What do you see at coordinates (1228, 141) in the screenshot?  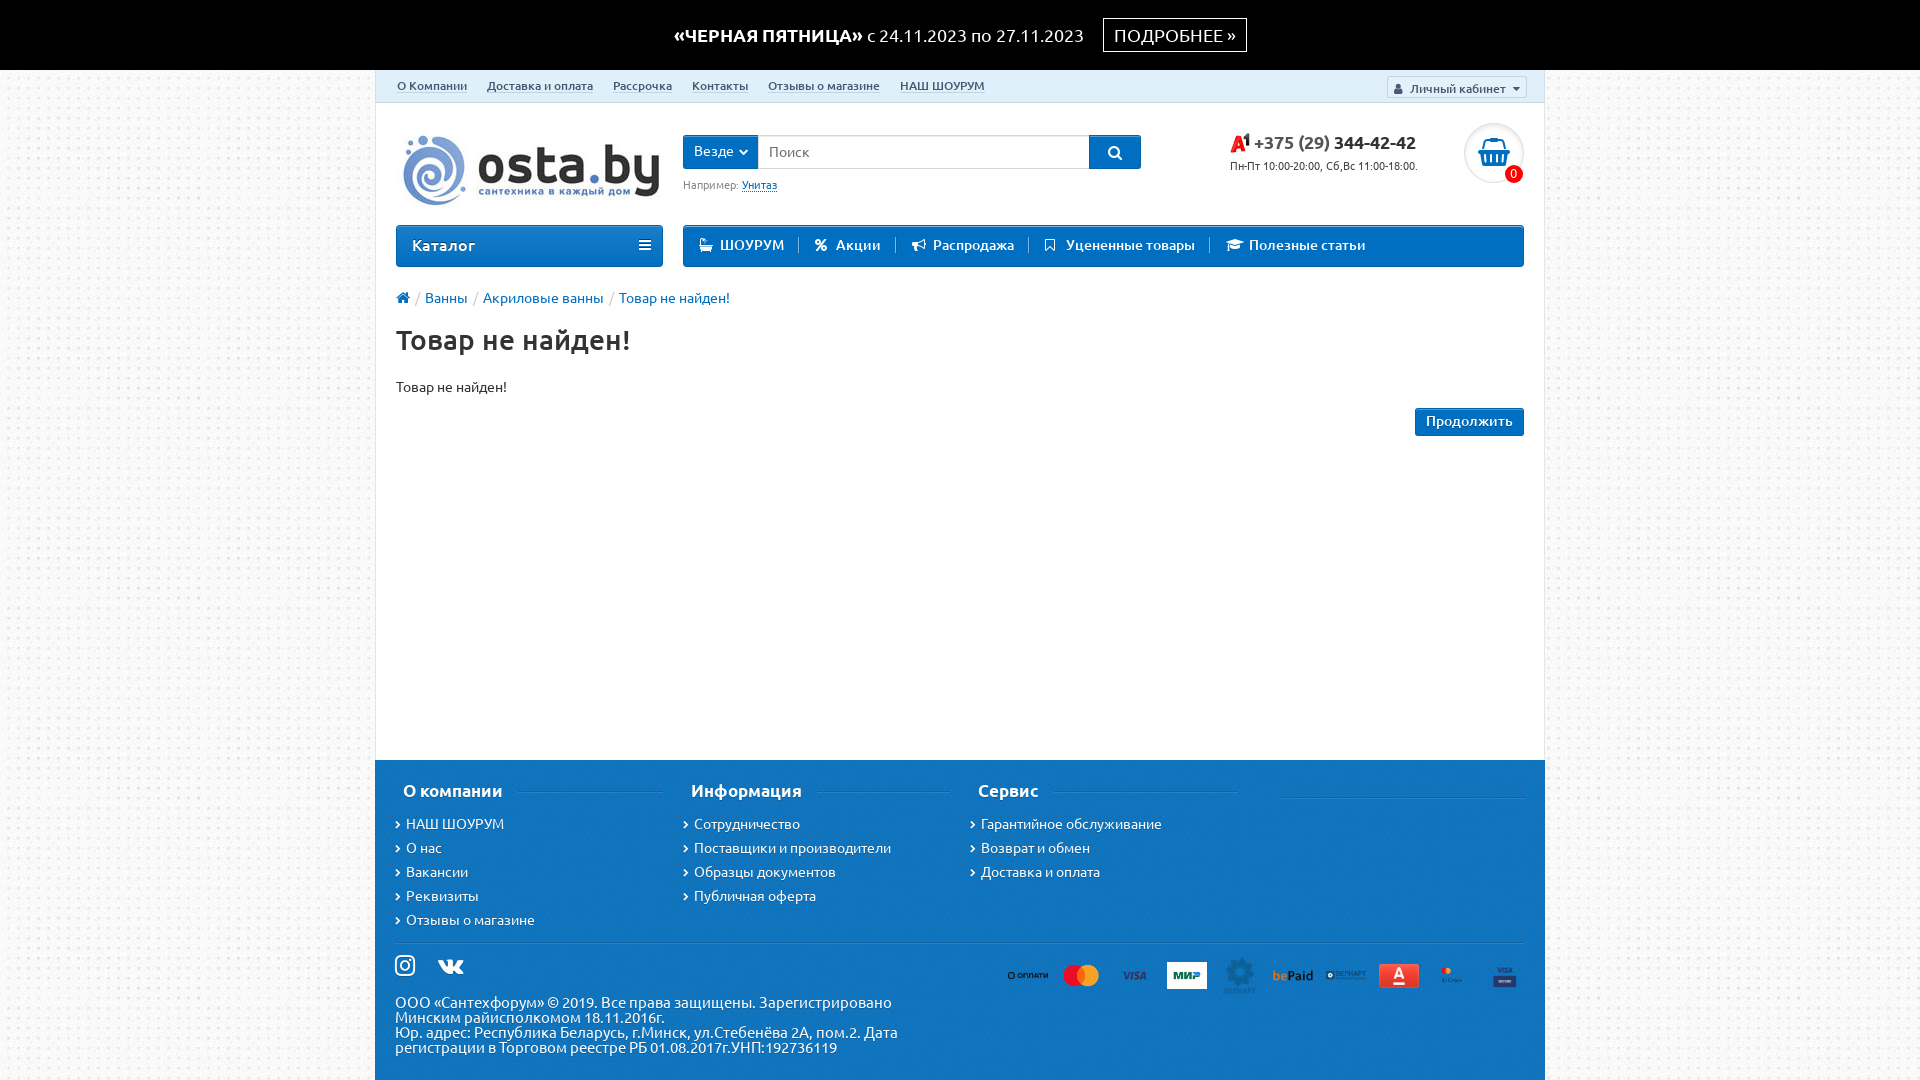 I see `'+375 (29) 344-42-42'` at bounding box center [1228, 141].